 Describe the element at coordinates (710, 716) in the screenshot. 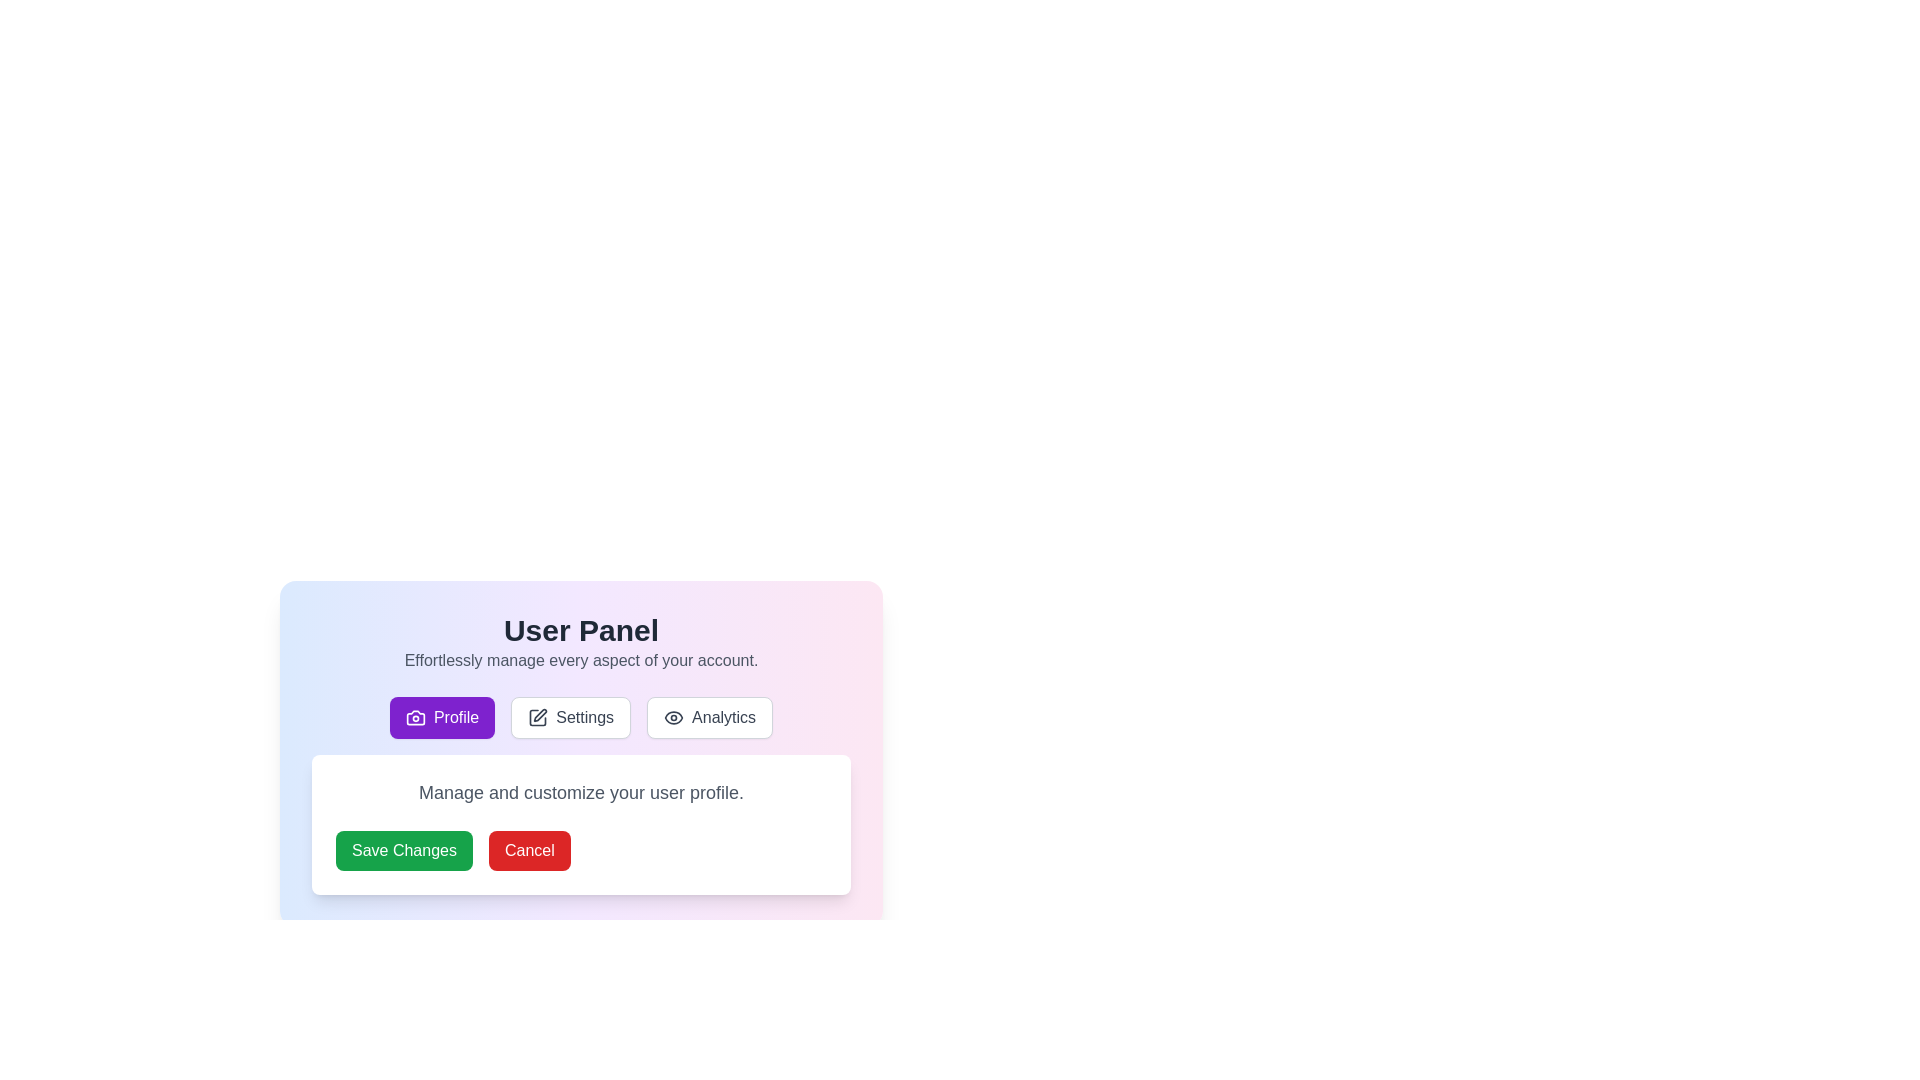

I see `the tab labeled Analytics to read its descriptive text` at that location.